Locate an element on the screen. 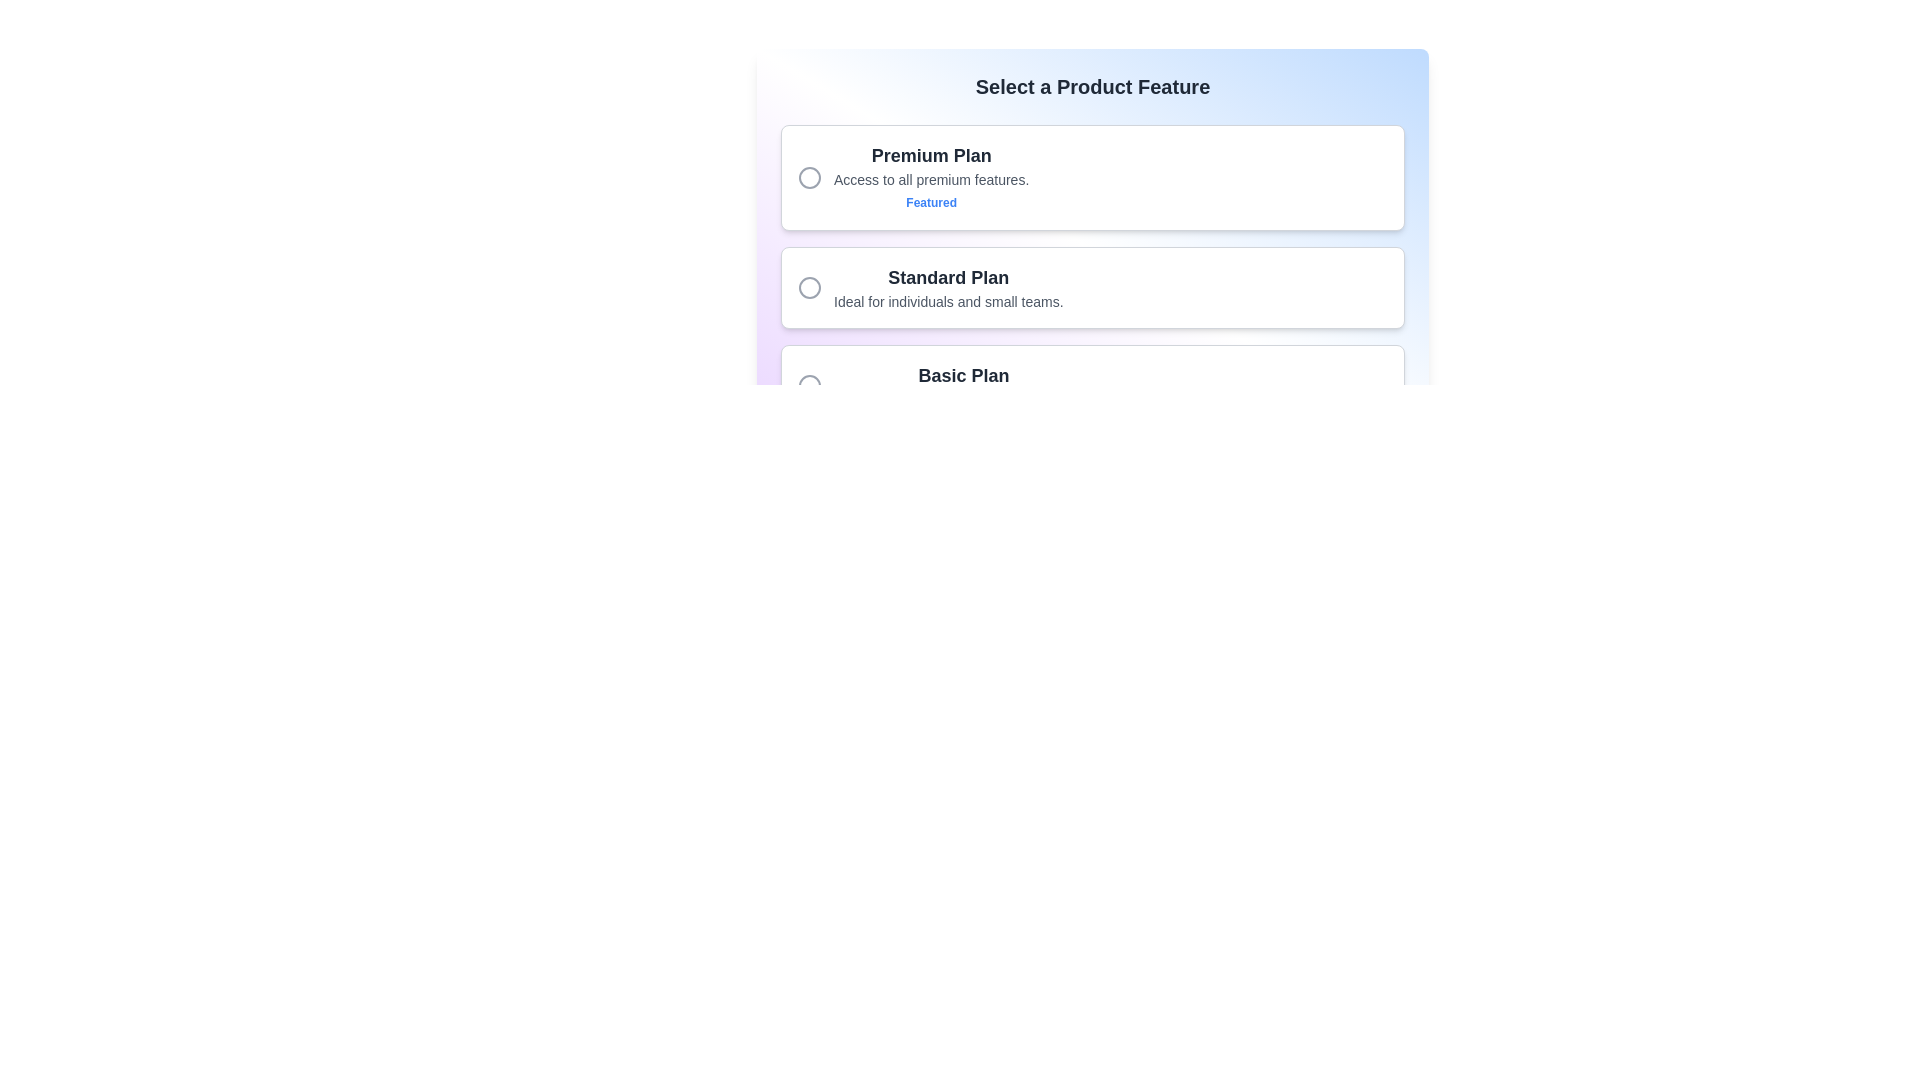 This screenshot has width=1920, height=1080. Circle element that represents a radio button indicator for the 'Basic Plan' option in the interface is located at coordinates (810, 385).